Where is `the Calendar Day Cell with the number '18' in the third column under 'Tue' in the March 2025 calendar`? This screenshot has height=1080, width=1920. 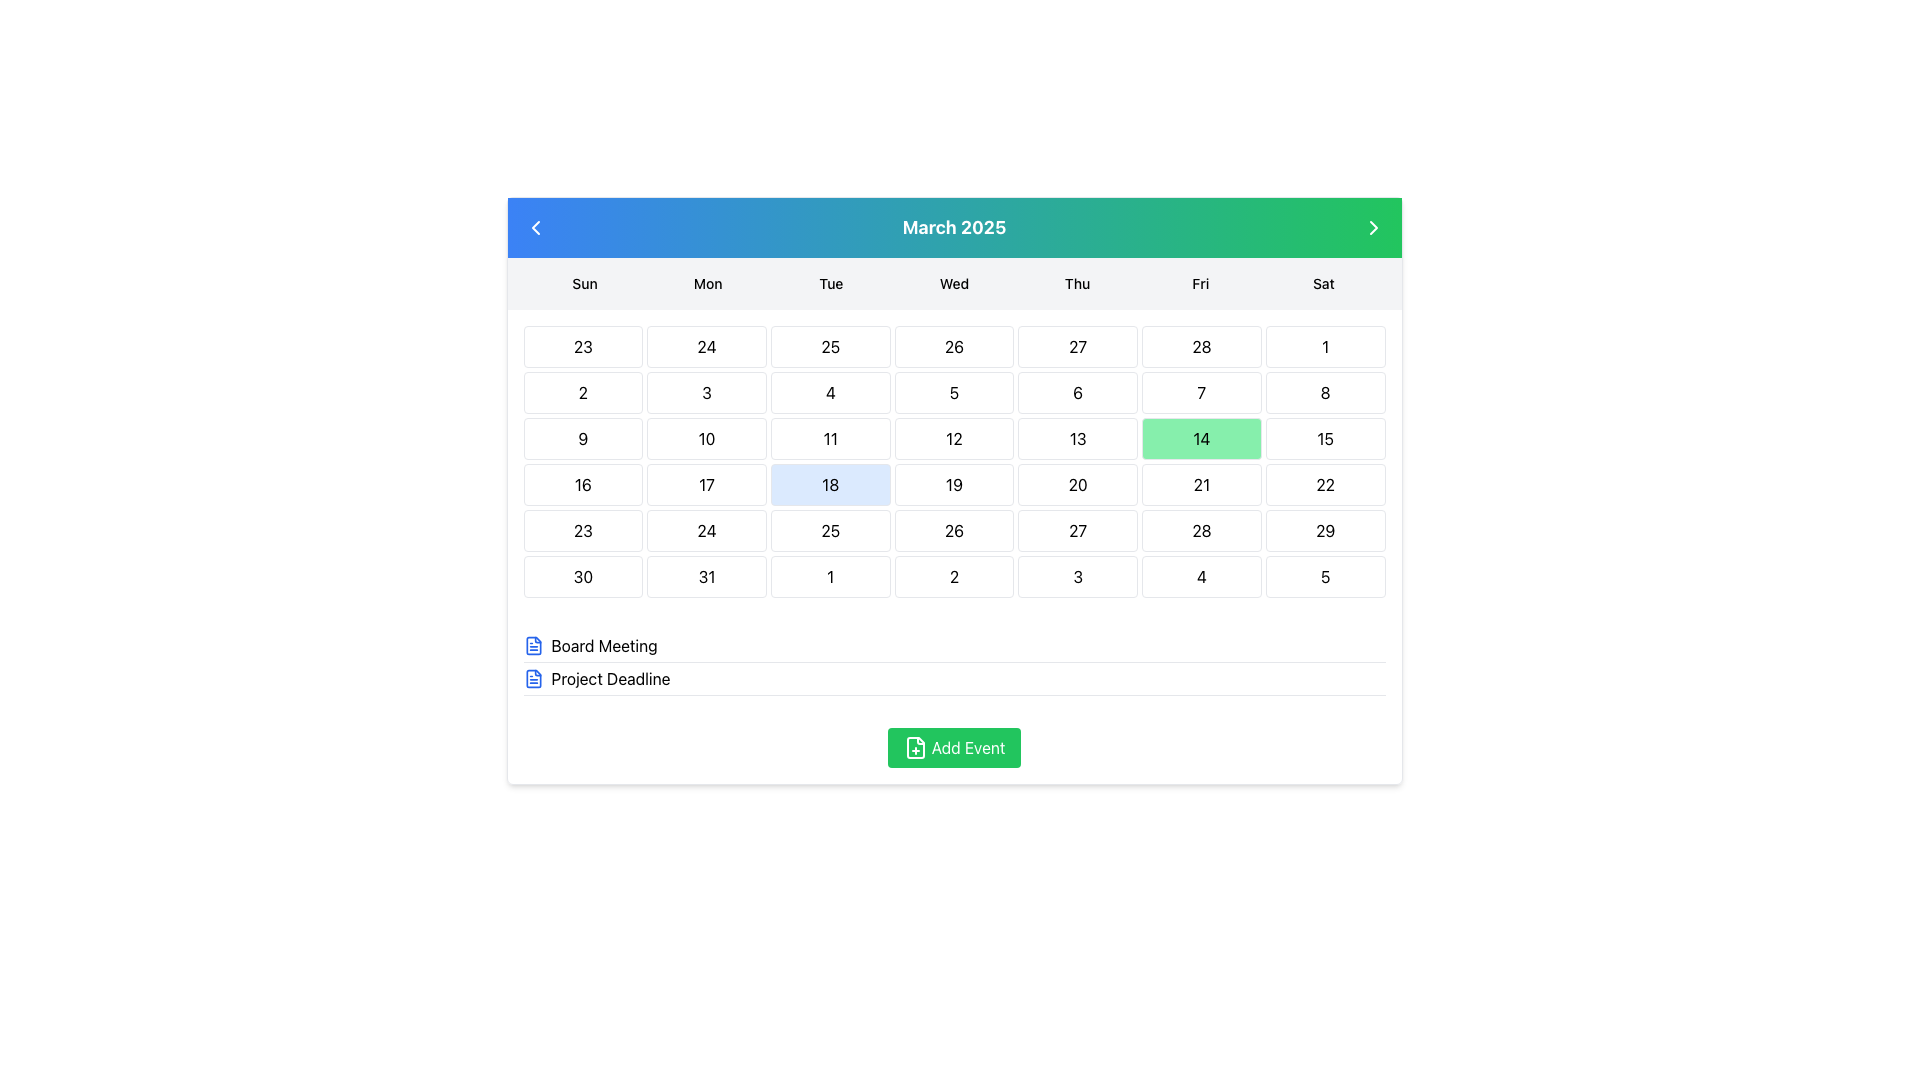 the Calendar Day Cell with the number '18' in the third column under 'Tue' in the March 2025 calendar is located at coordinates (830, 485).